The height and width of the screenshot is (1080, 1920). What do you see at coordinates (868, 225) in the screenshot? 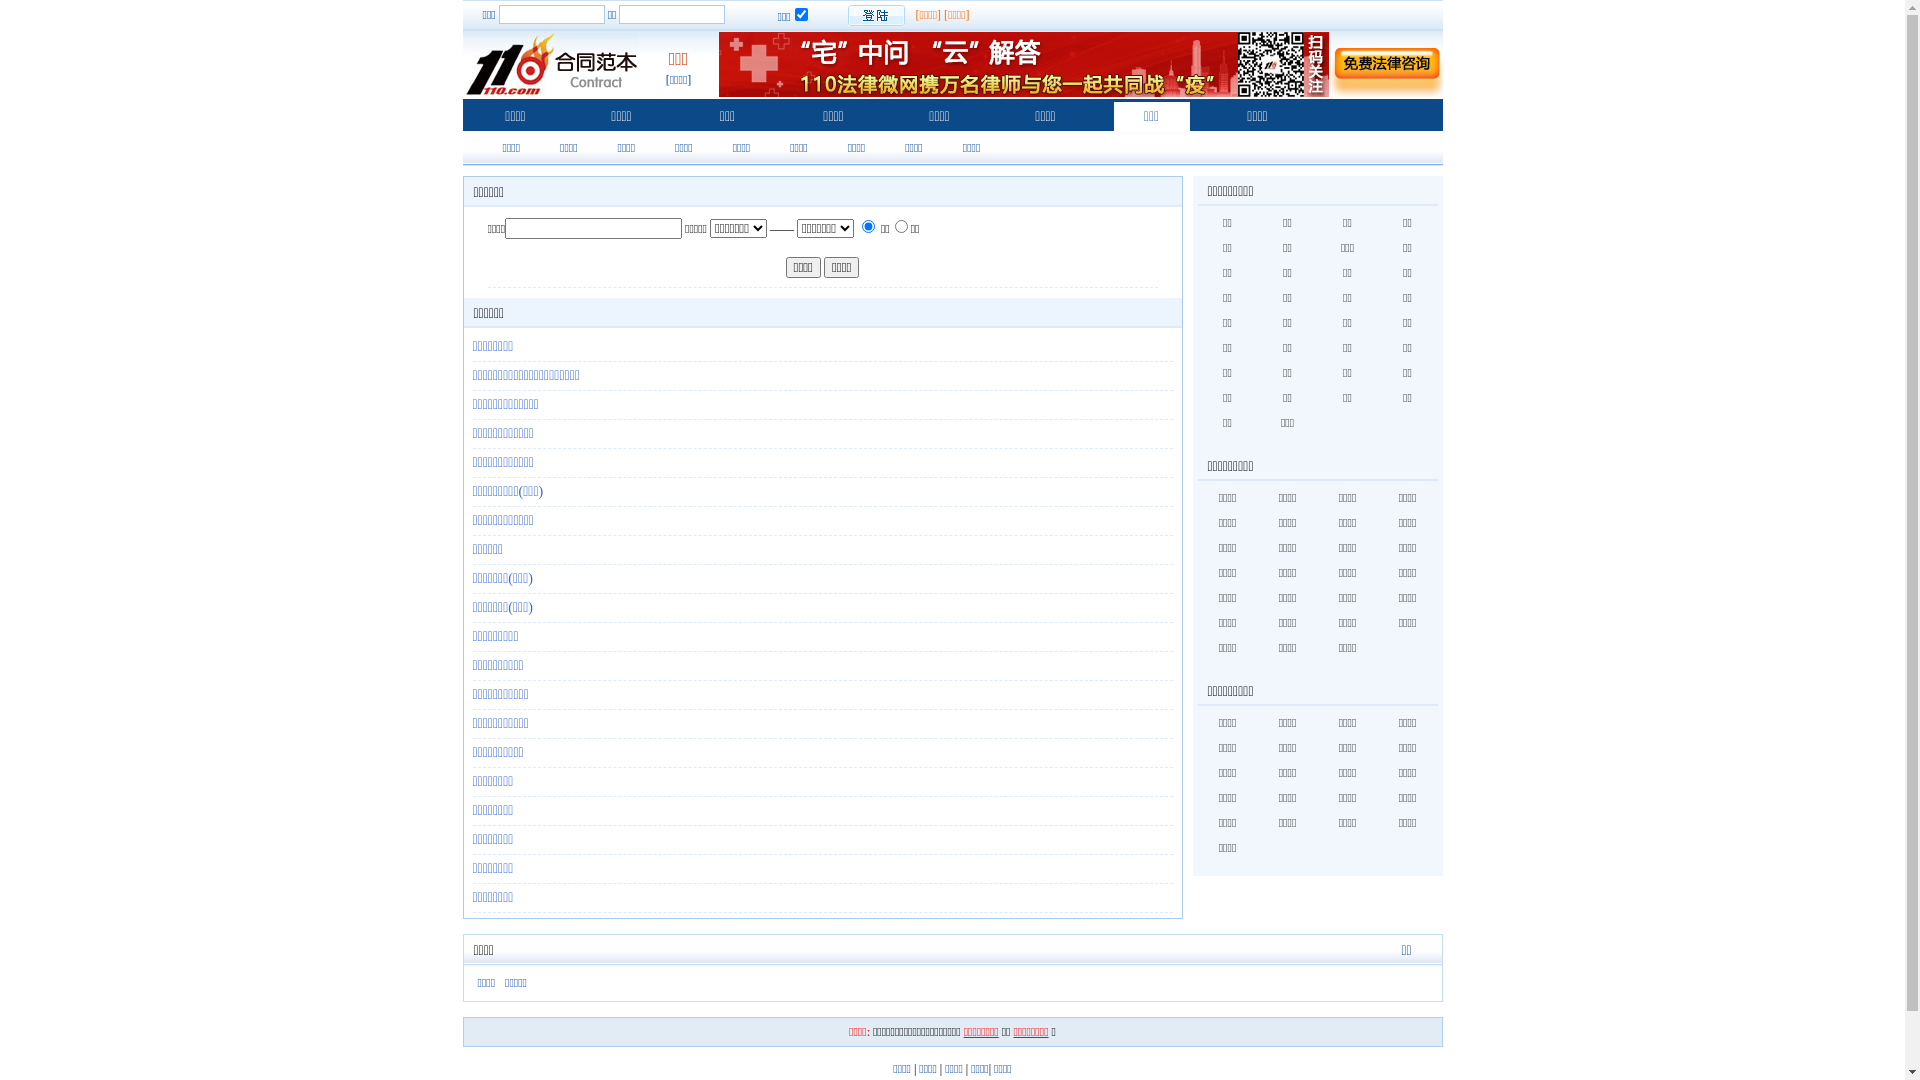
I see `'0'` at bounding box center [868, 225].